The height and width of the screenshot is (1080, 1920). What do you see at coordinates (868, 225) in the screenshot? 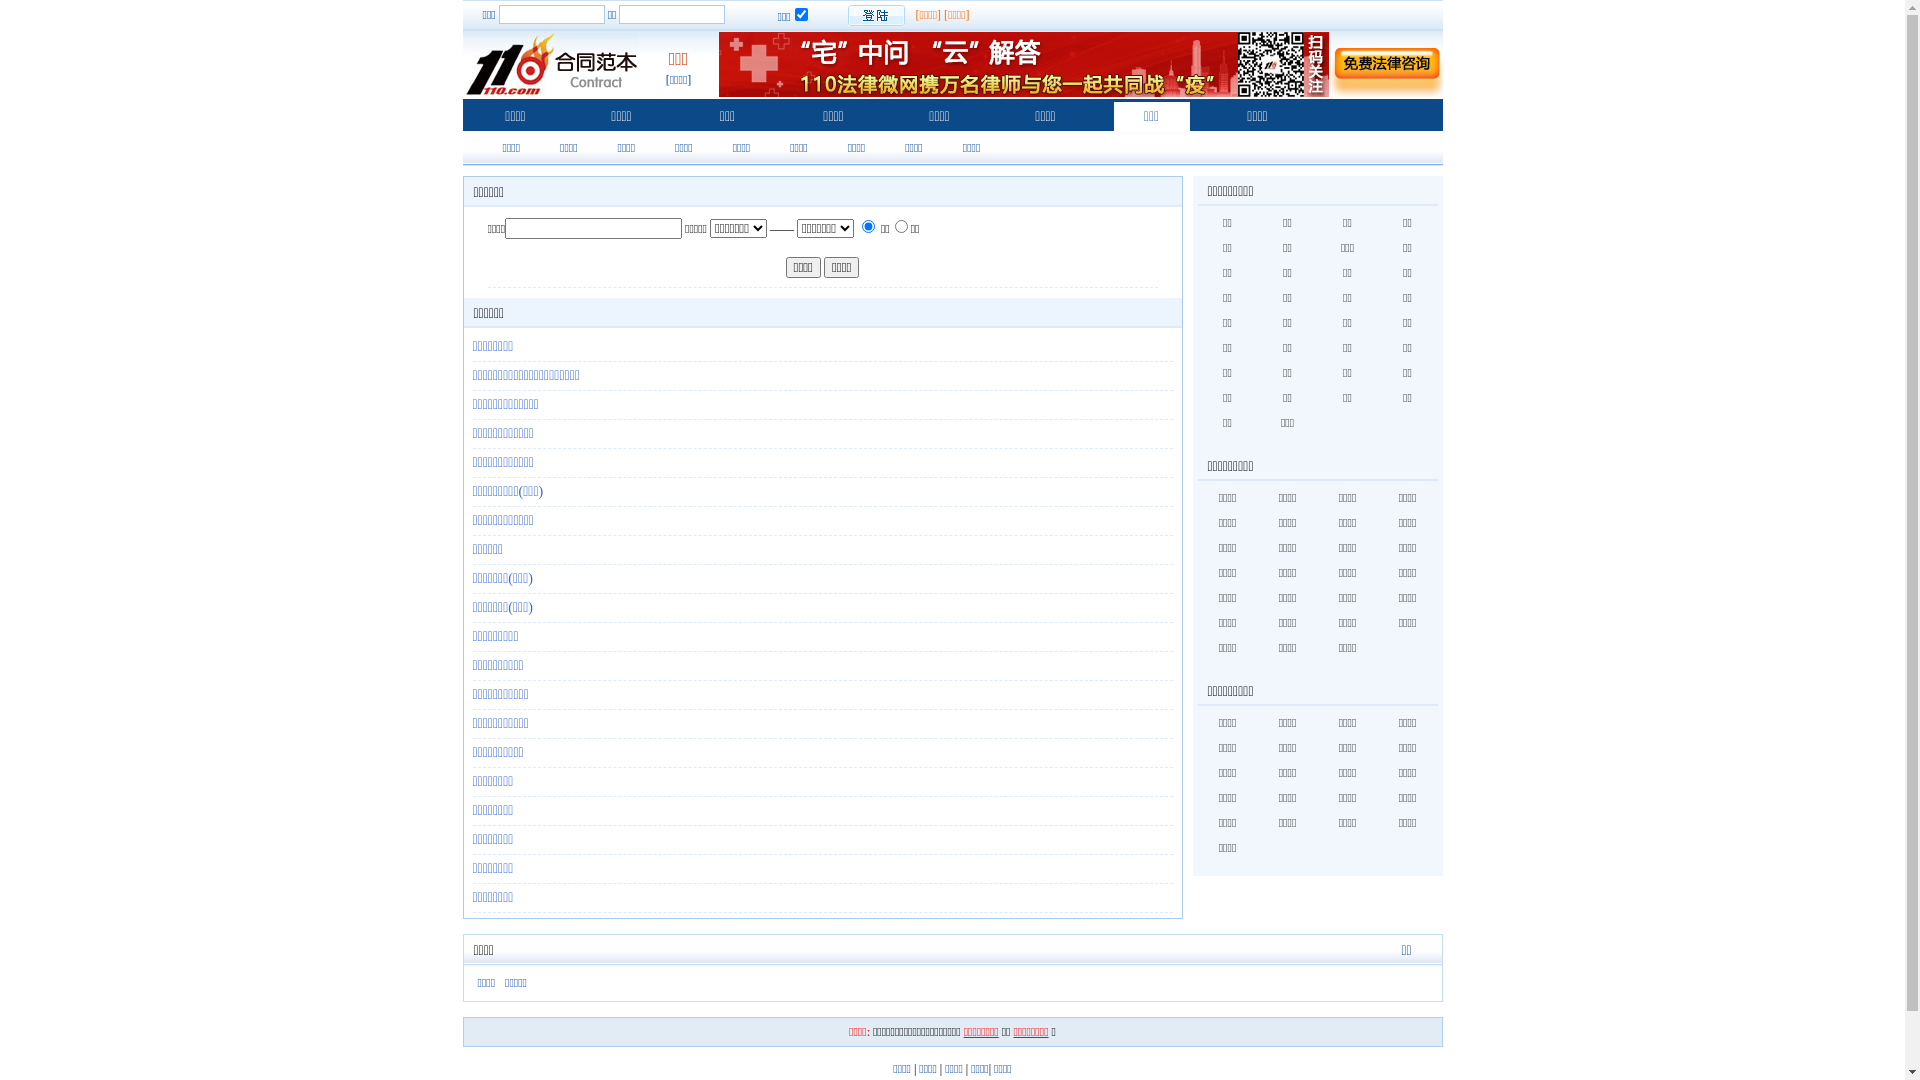
I see `'0'` at bounding box center [868, 225].